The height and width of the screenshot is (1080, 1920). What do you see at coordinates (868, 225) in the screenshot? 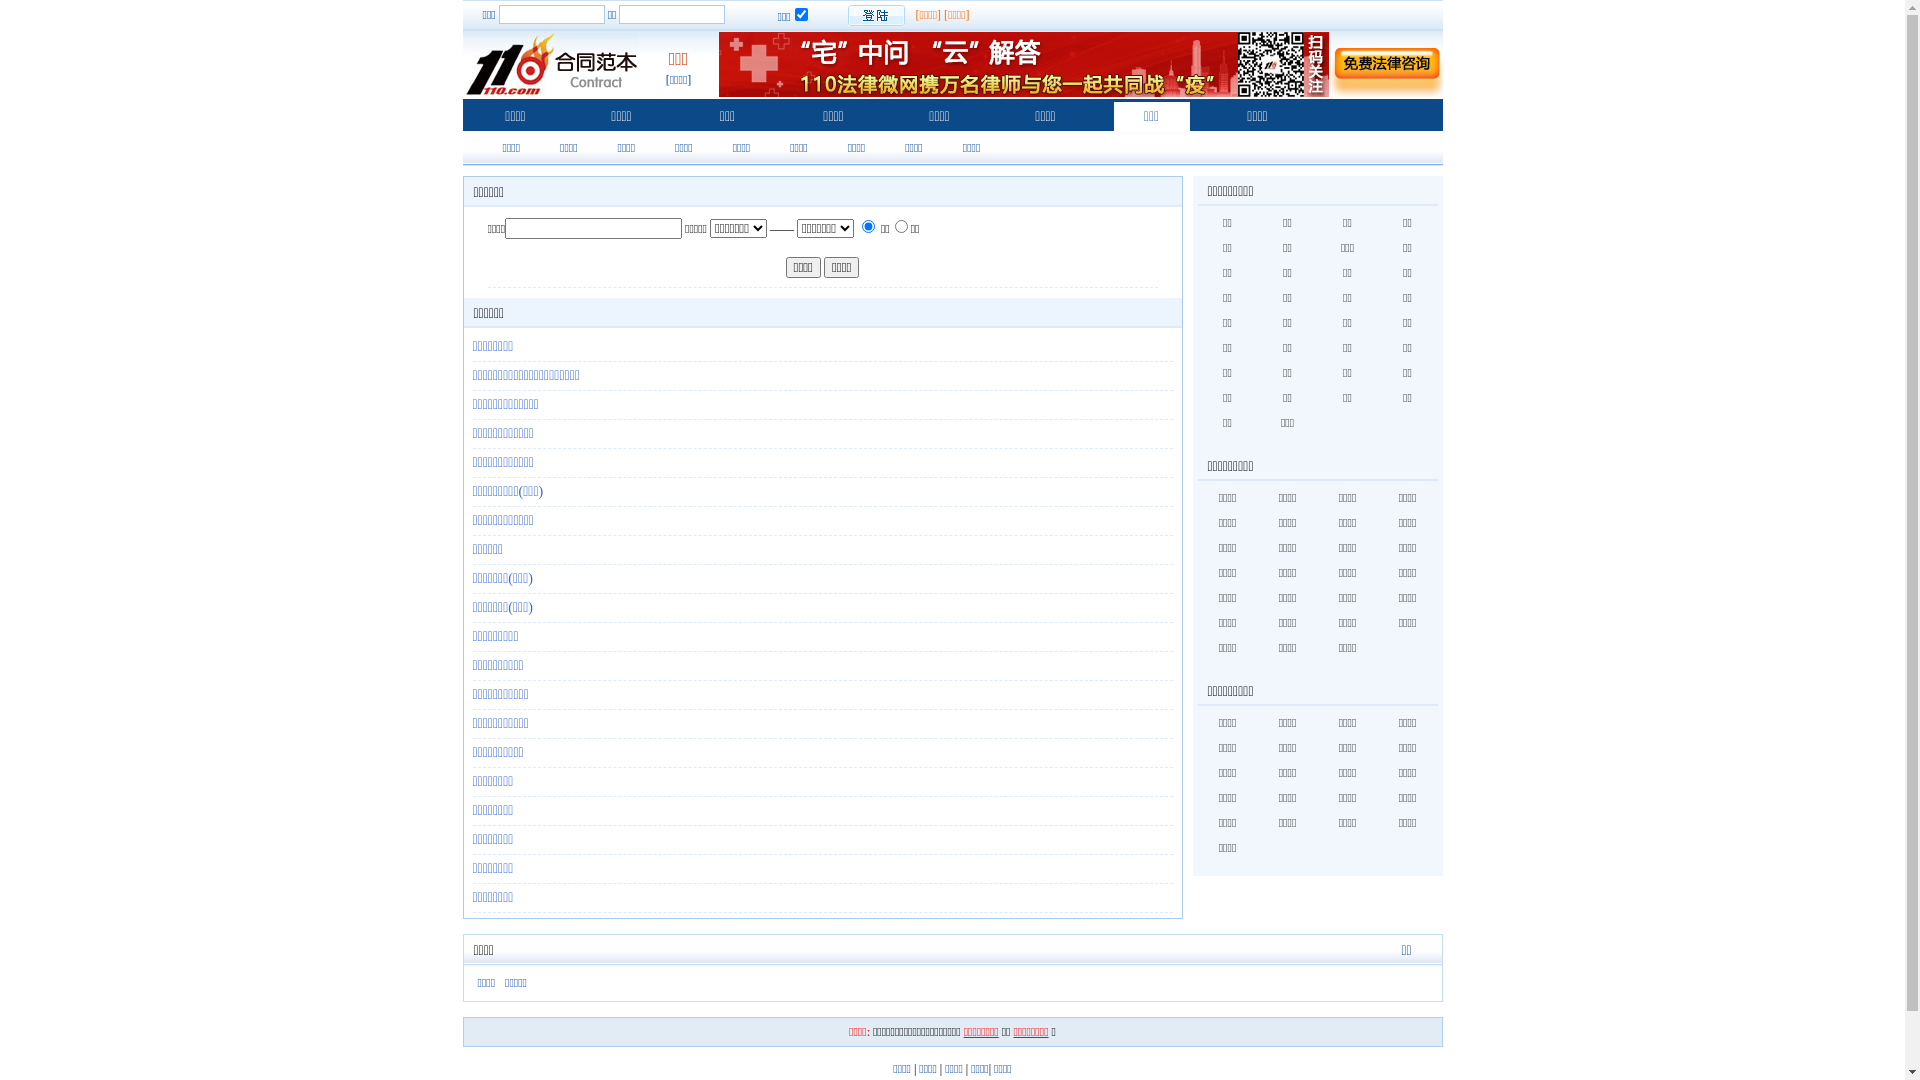
I see `'0'` at bounding box center [868, 225].